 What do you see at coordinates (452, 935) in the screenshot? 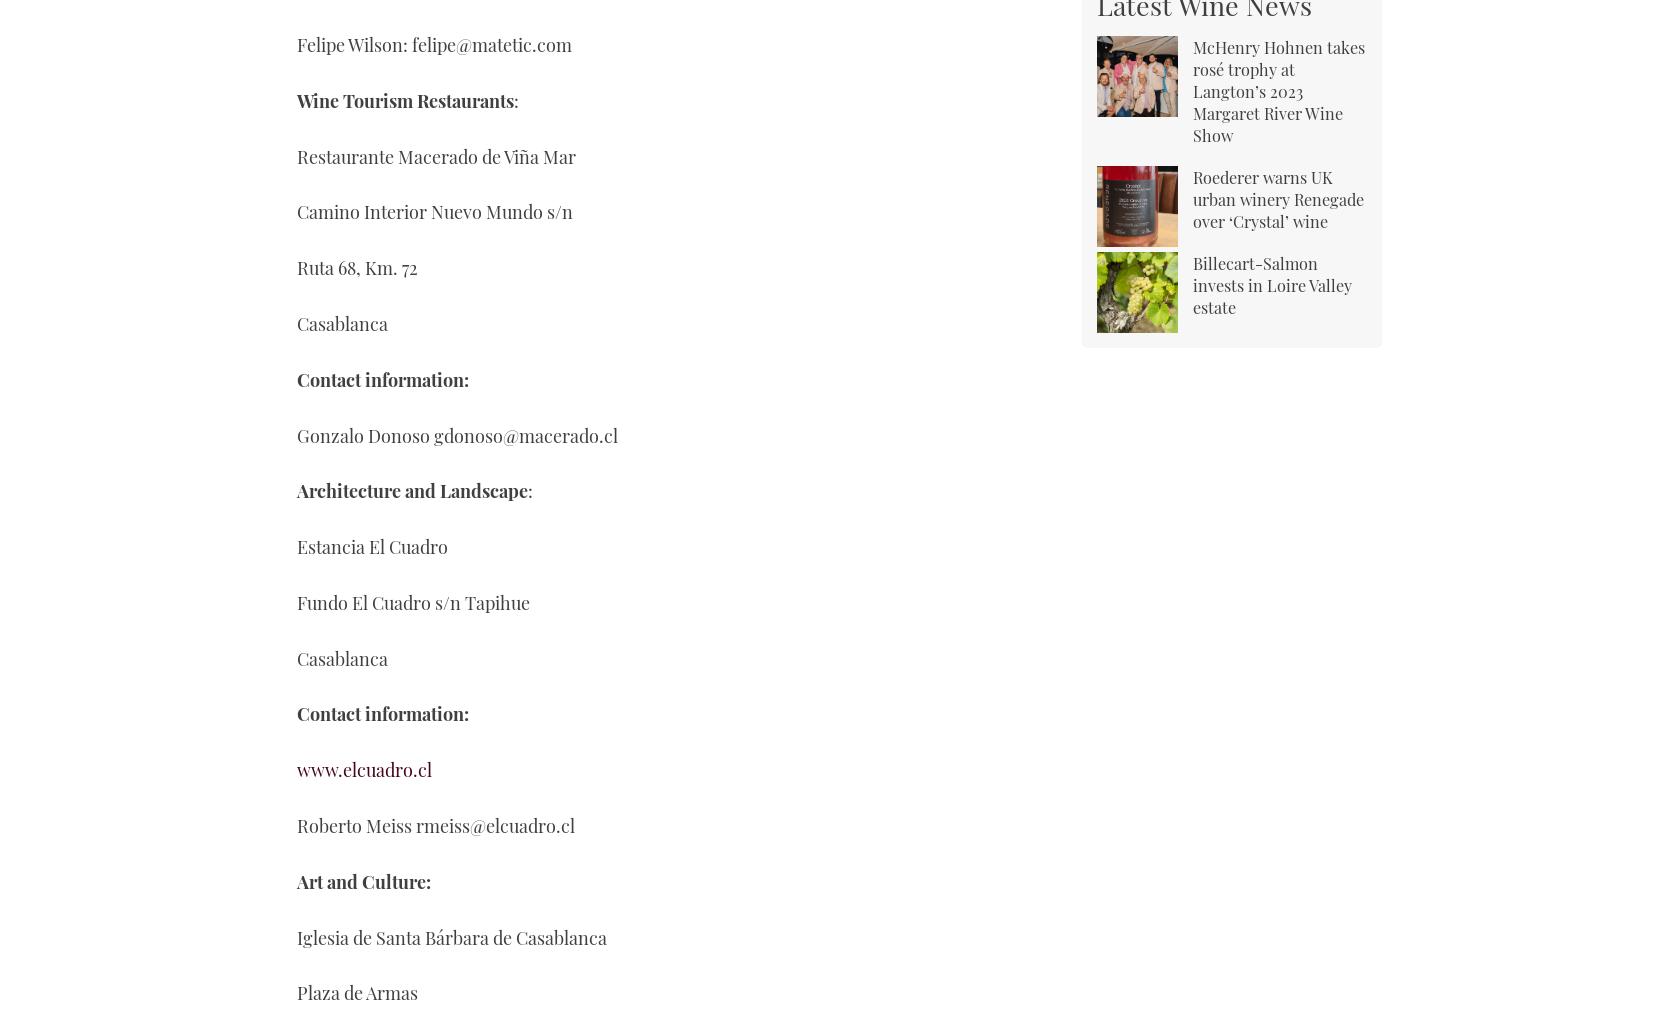
I see `'Iglesia de Santa Bárbara de Casablanca'` at bounding box center [452, 935].